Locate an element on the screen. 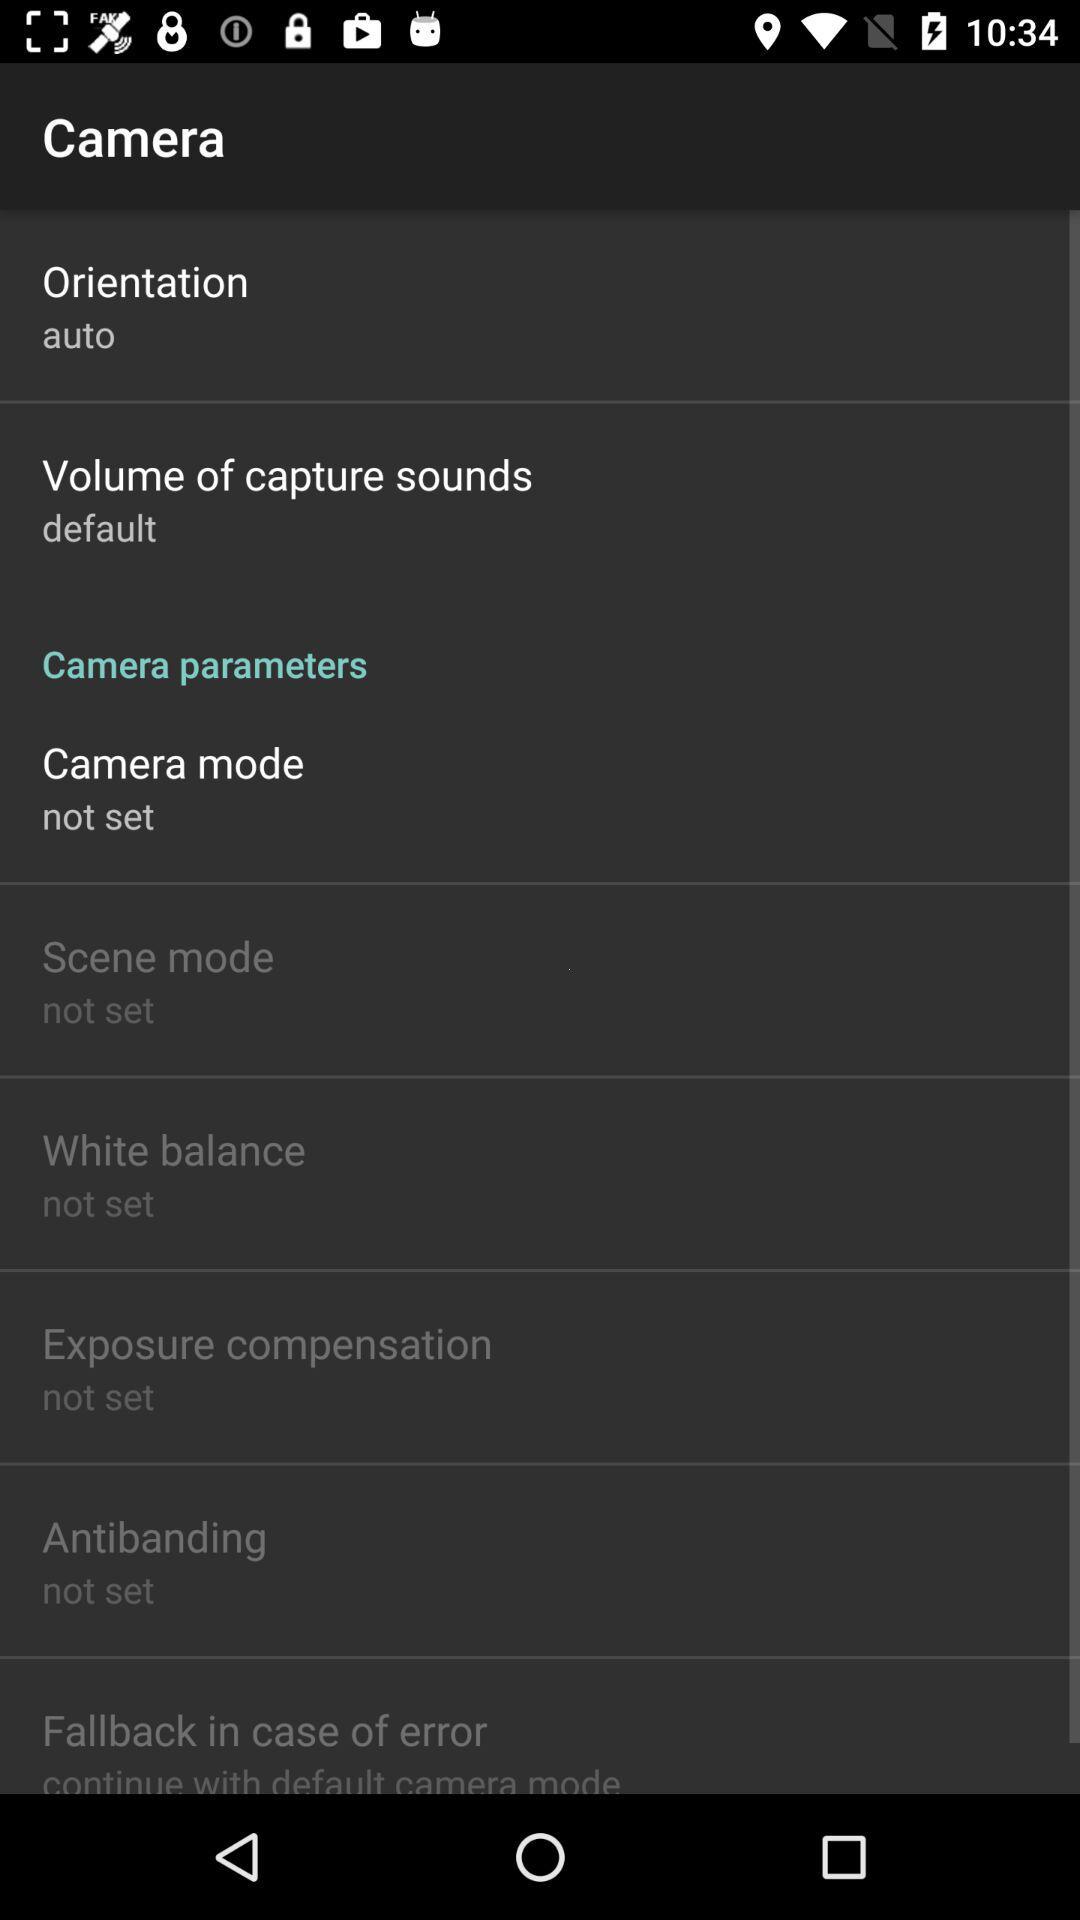 This screenshot has width=1080, height=1920. white balance item is located at coordinates (172, 1148).